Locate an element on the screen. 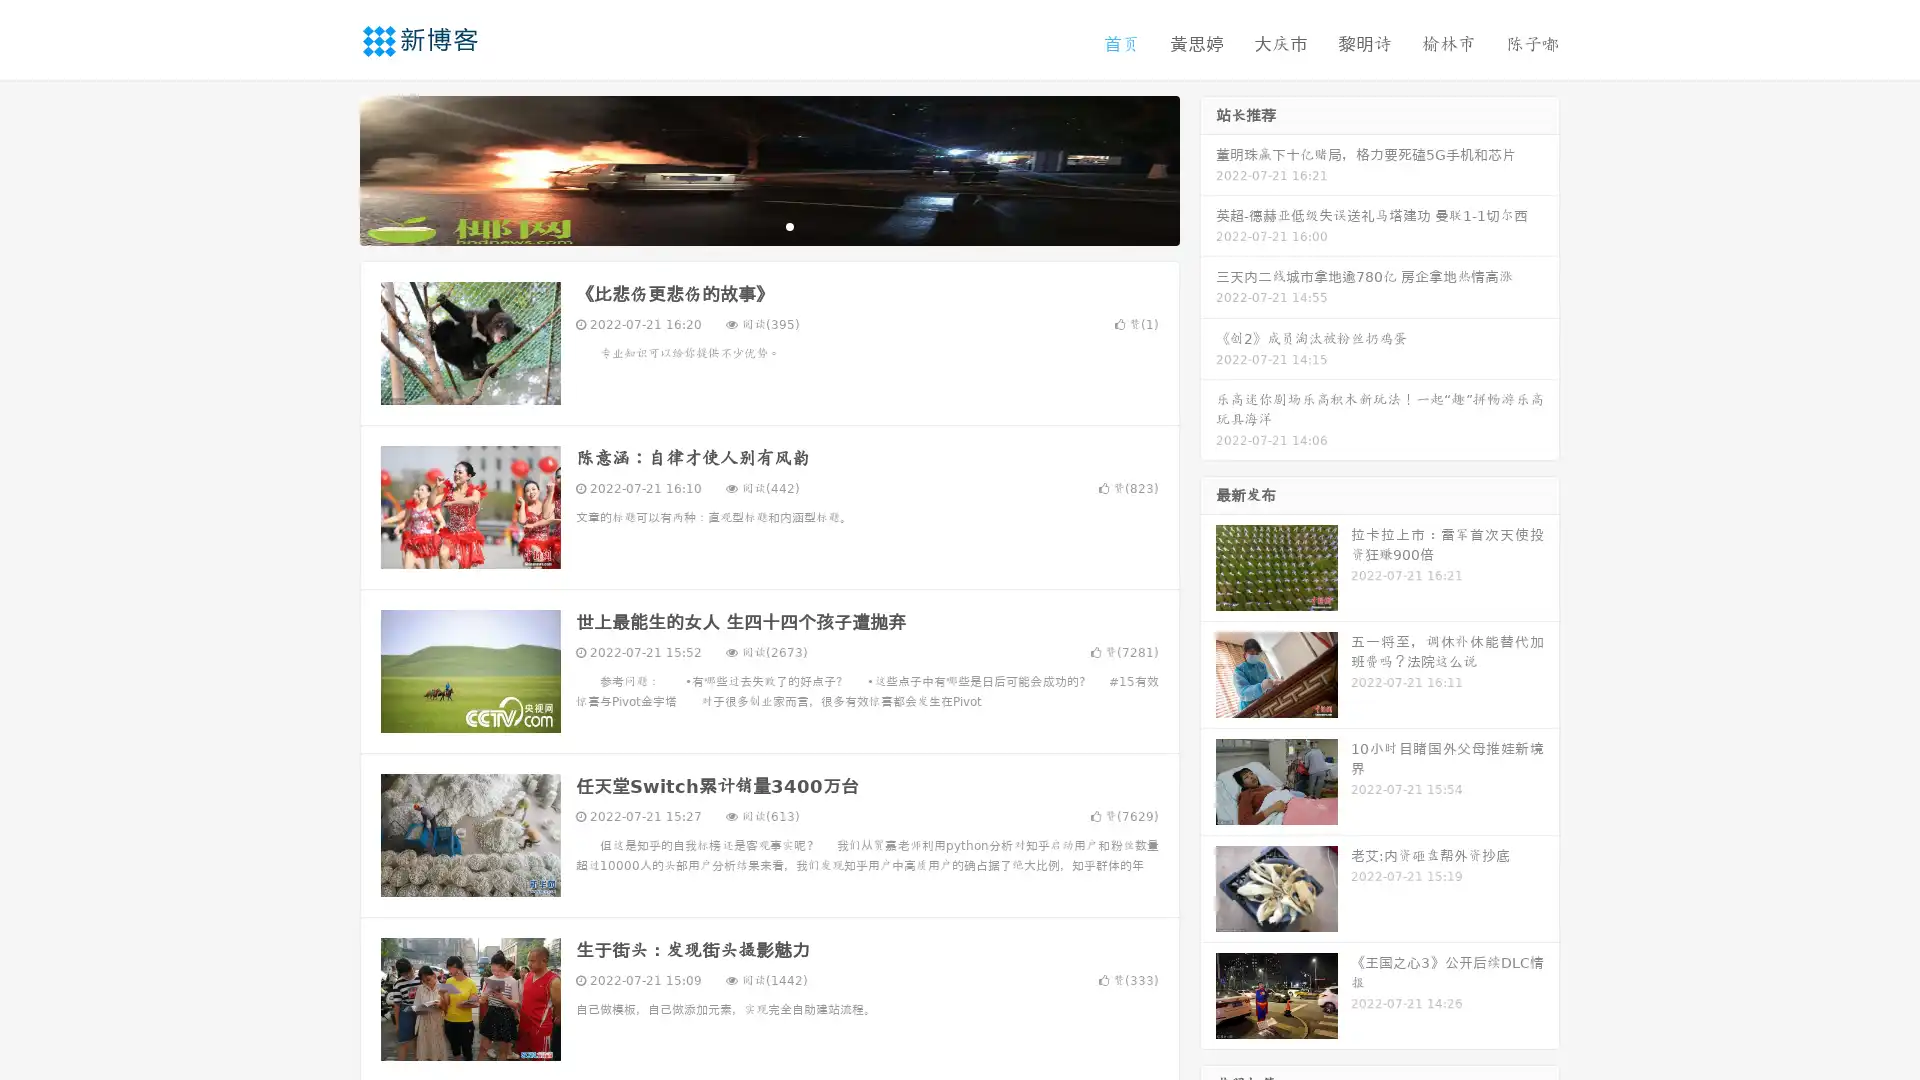  Go to slide 1 is located at coordinates (748, 225).